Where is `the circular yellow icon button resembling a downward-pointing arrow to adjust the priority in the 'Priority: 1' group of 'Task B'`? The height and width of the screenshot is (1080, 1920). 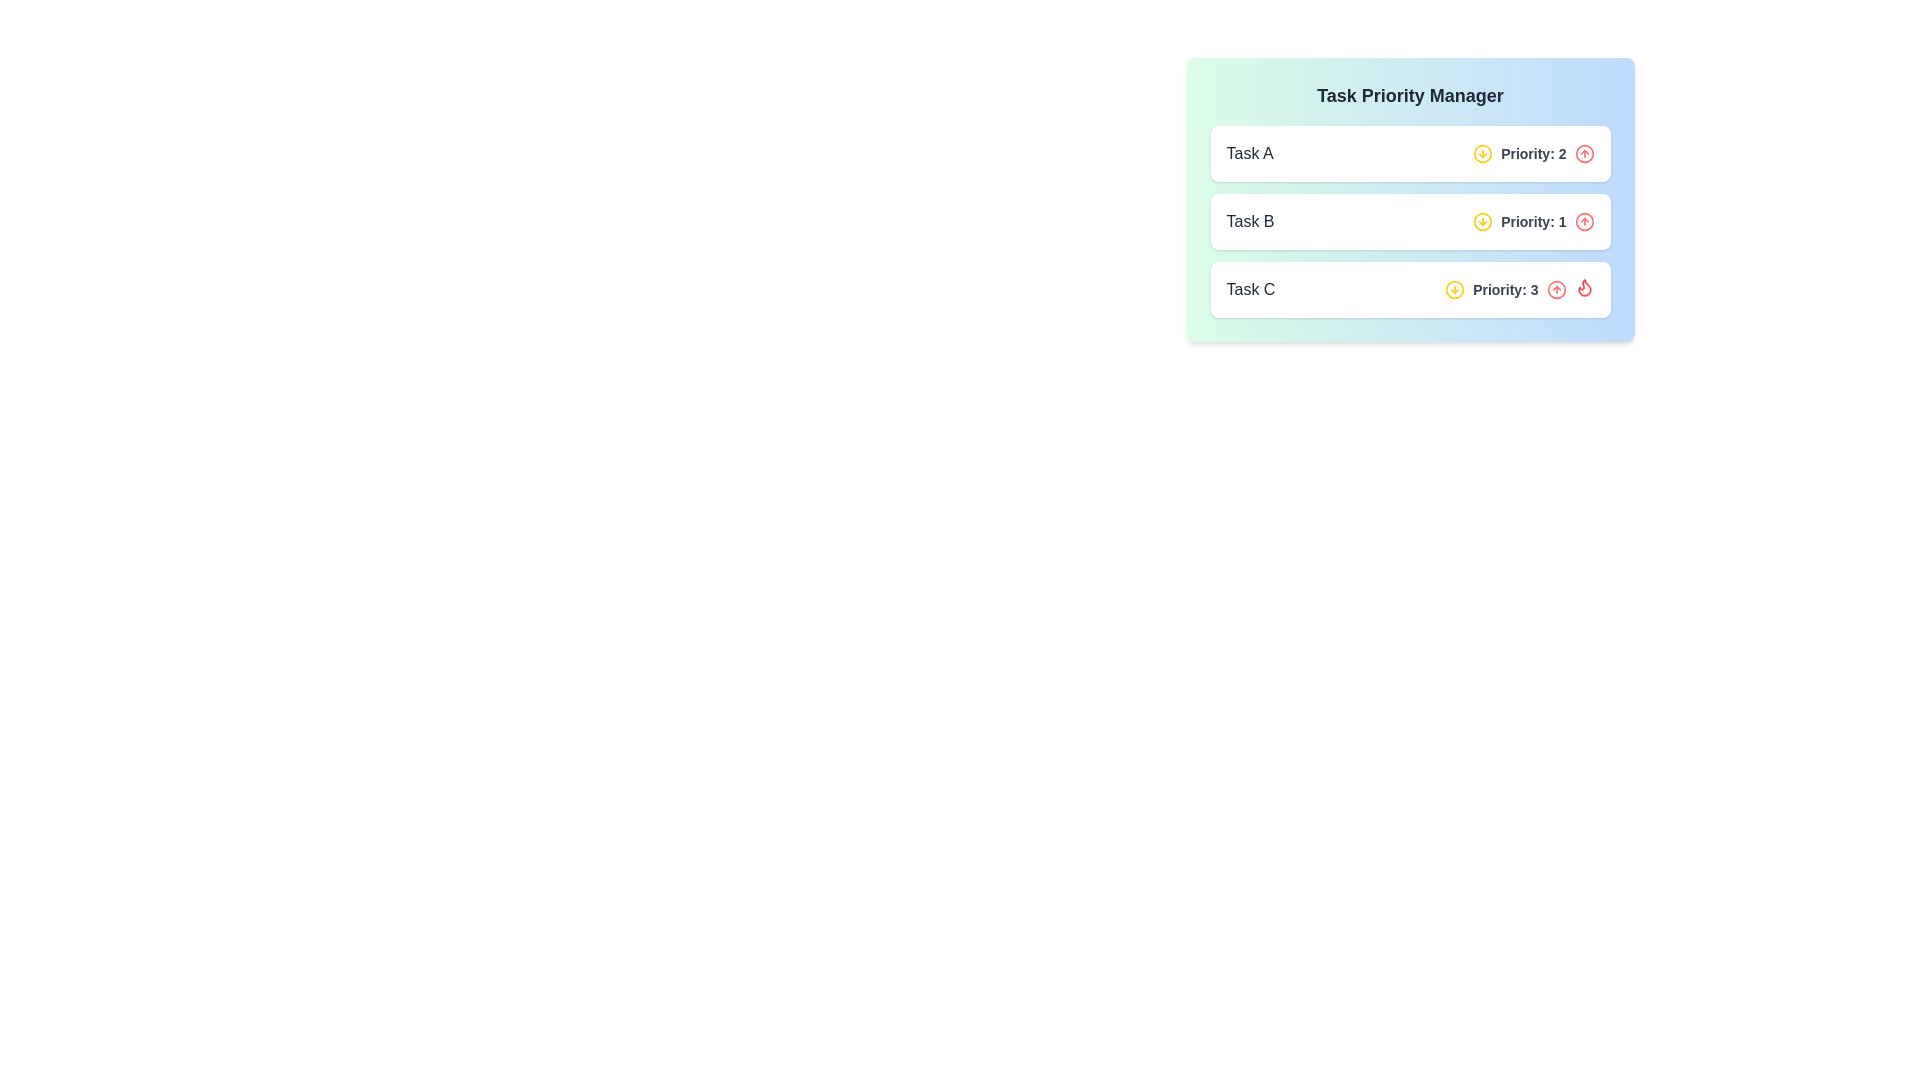
the circular yellow icon button resembling a downward-pointing arrow to adjust the priority in the 'Priority: 1' group of 'Task B' is located at coordinates (1483, 222).